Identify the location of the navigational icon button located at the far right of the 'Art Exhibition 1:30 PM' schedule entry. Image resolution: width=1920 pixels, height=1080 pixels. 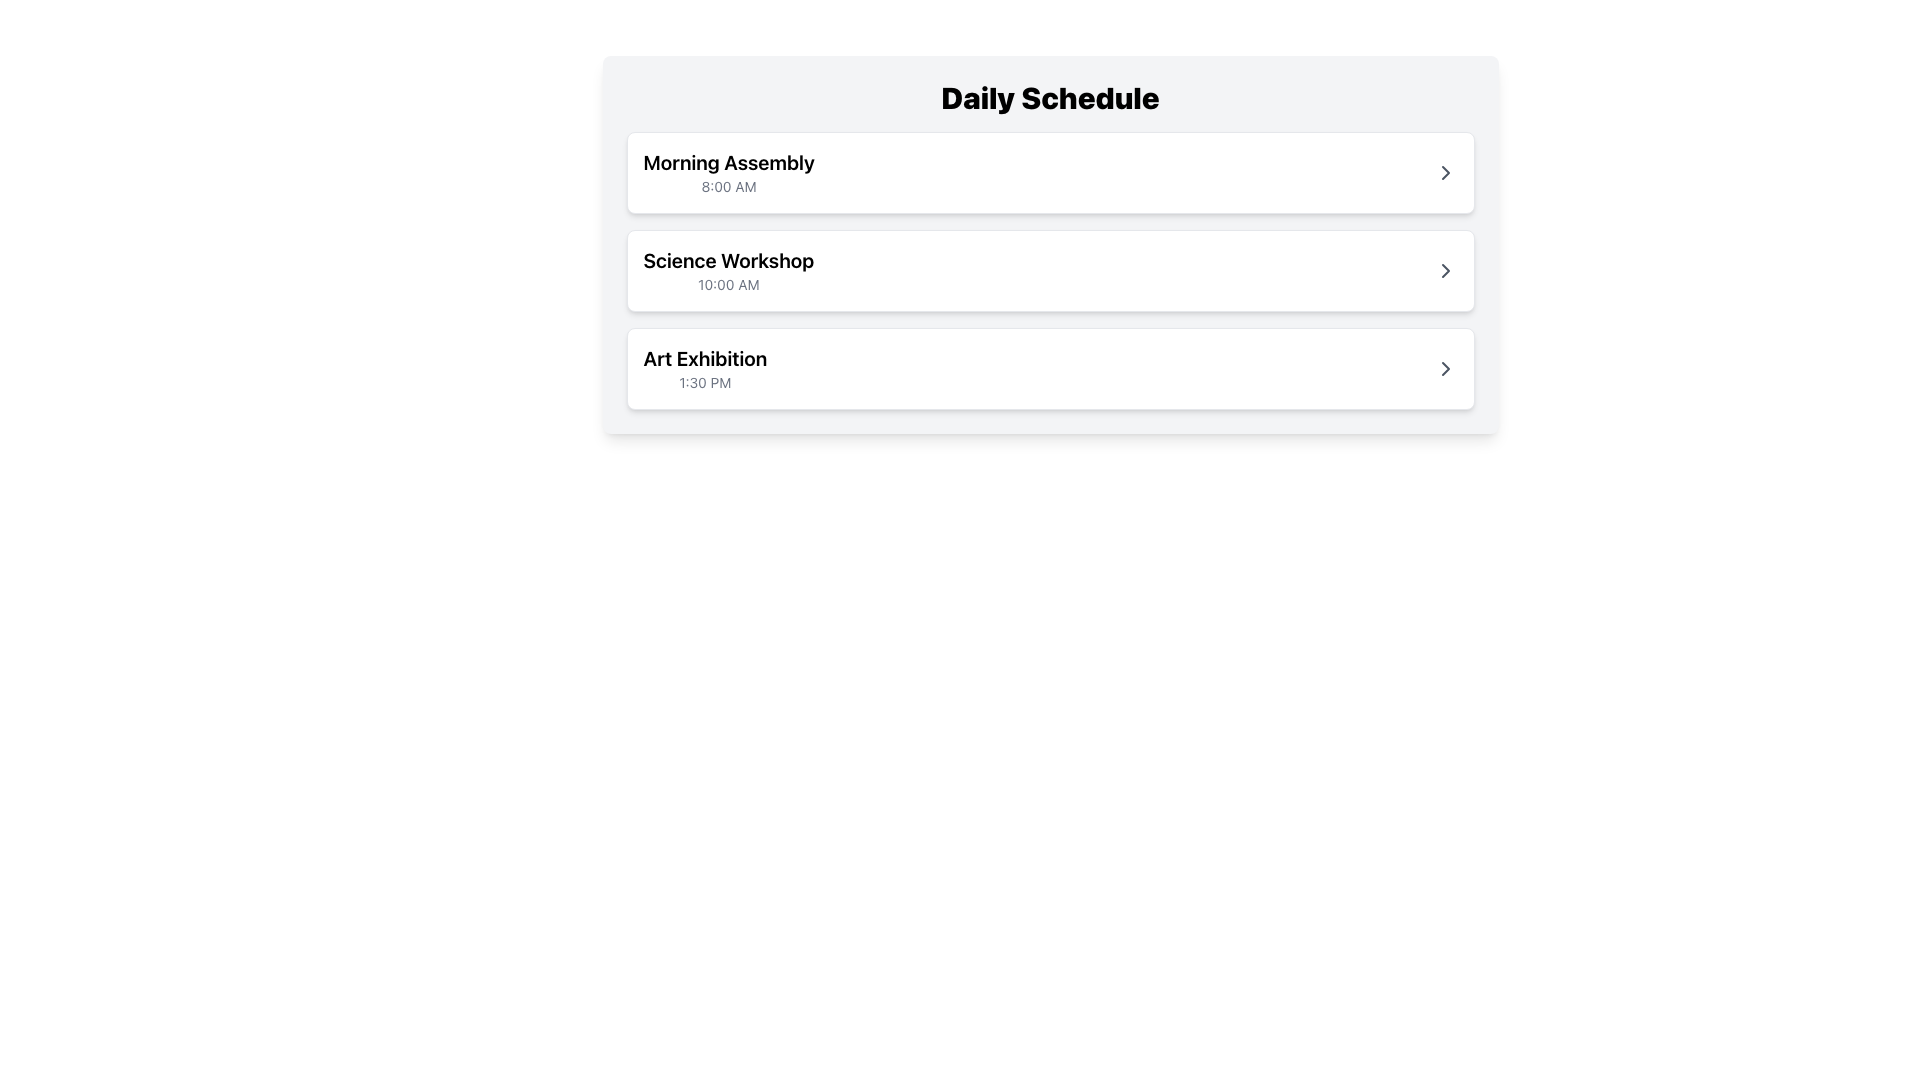
(1445, 369).